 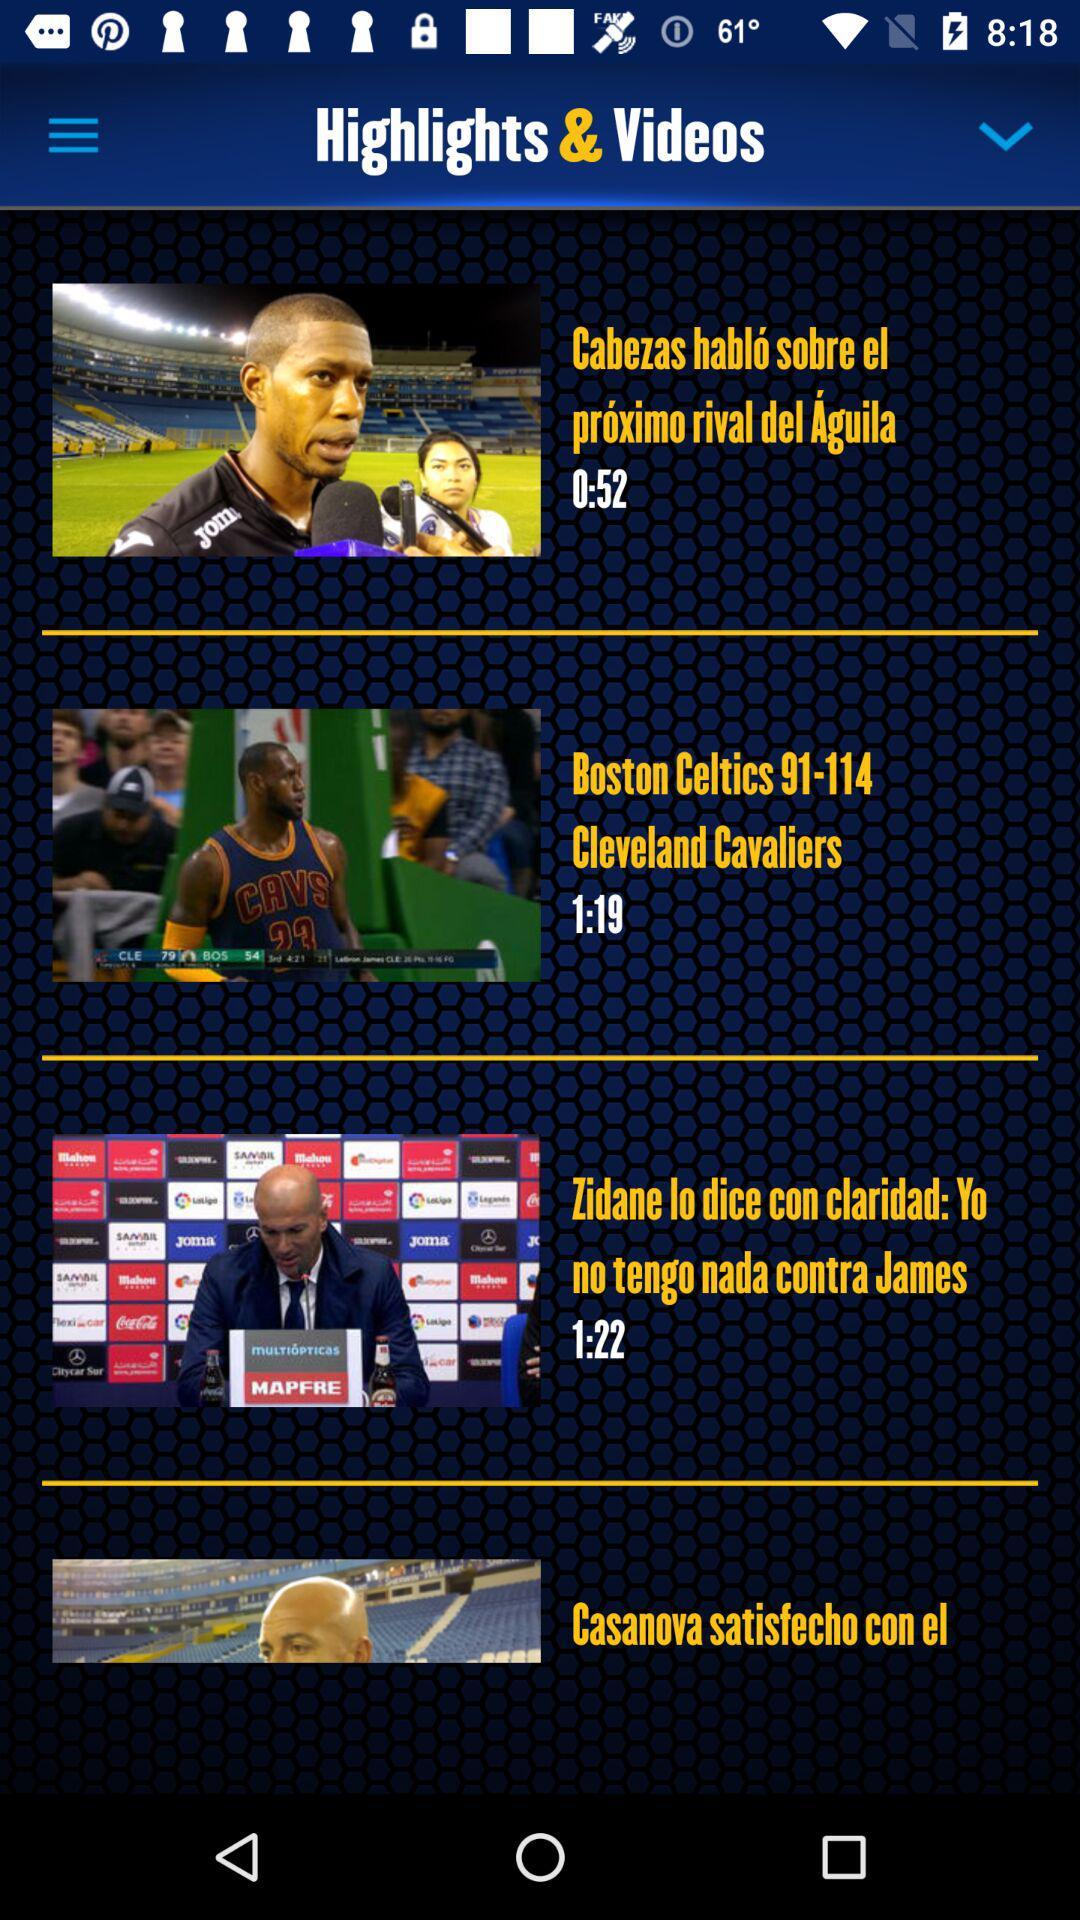 What do you see at coordinates (297, 1269) in the screenshot?
I see `the third image in the page` at bounding box center [297, 1269].